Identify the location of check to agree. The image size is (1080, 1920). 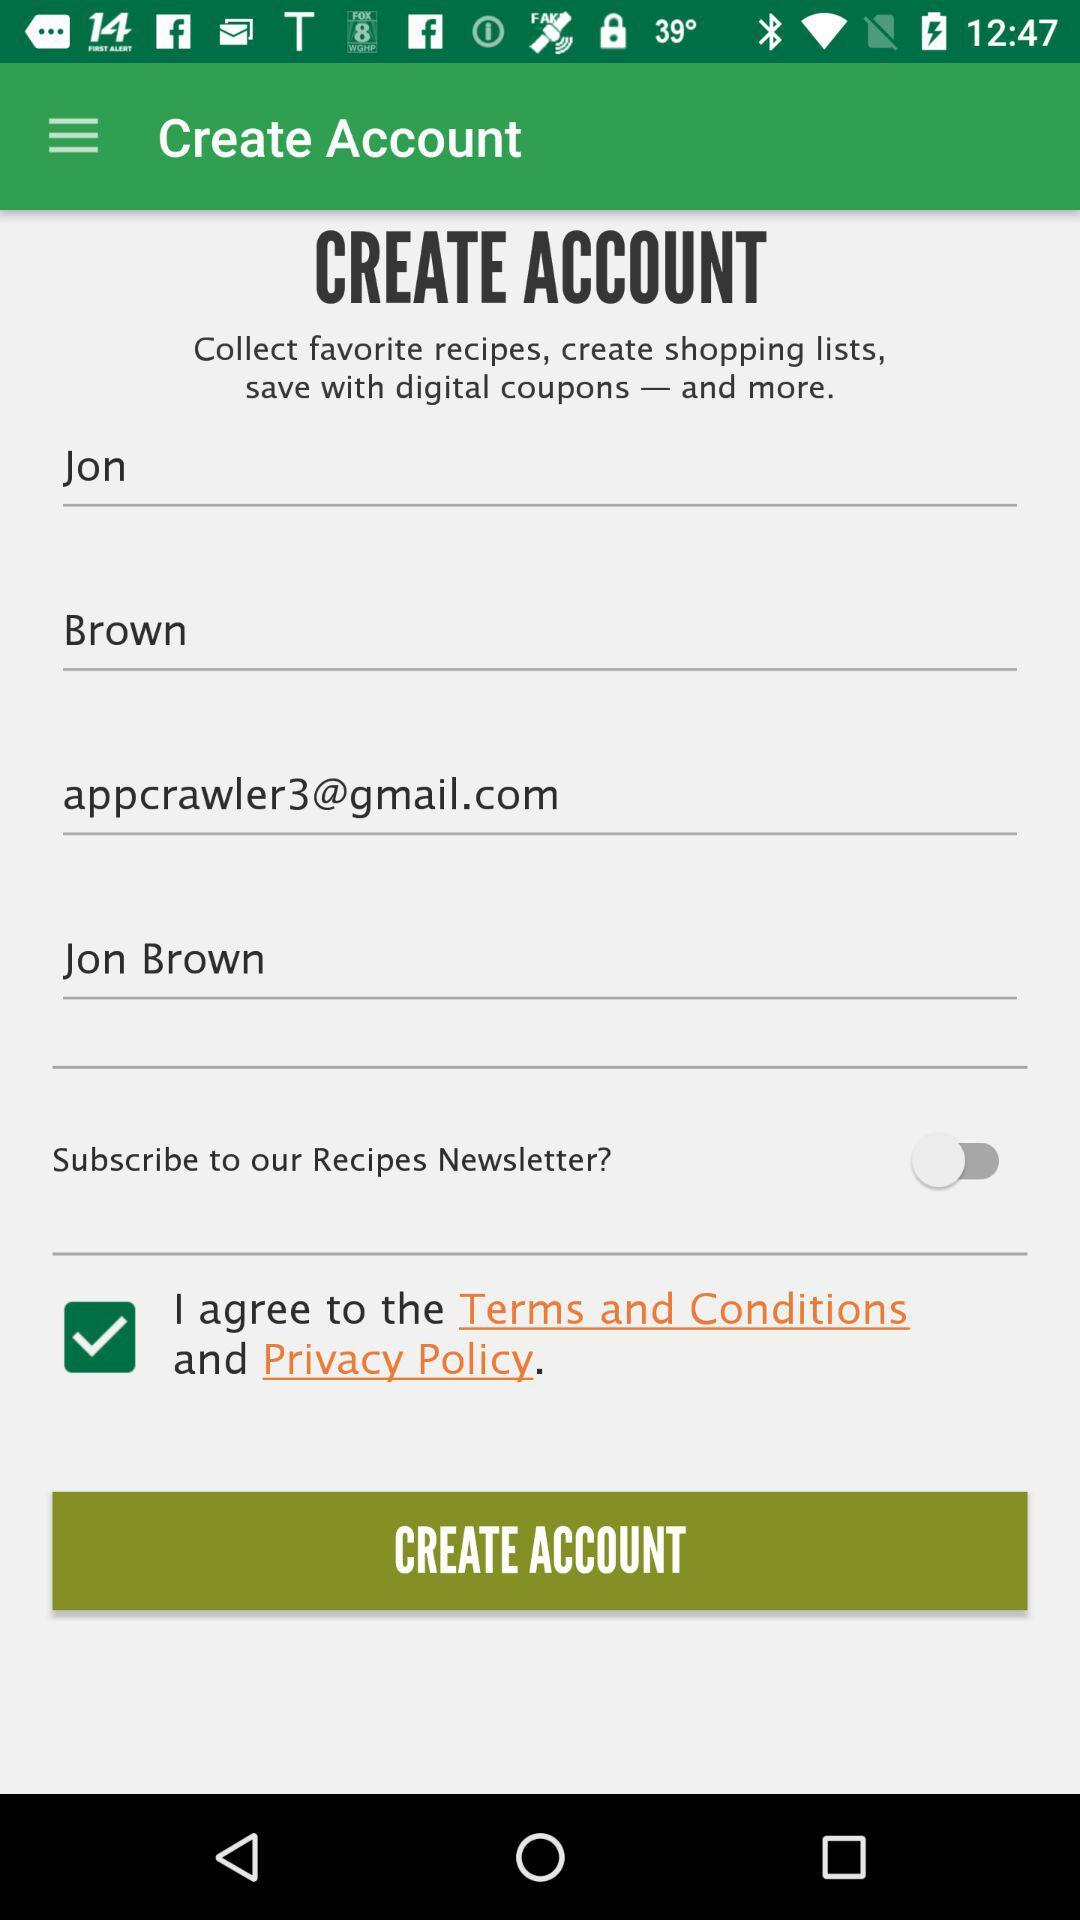
(99, 1337).